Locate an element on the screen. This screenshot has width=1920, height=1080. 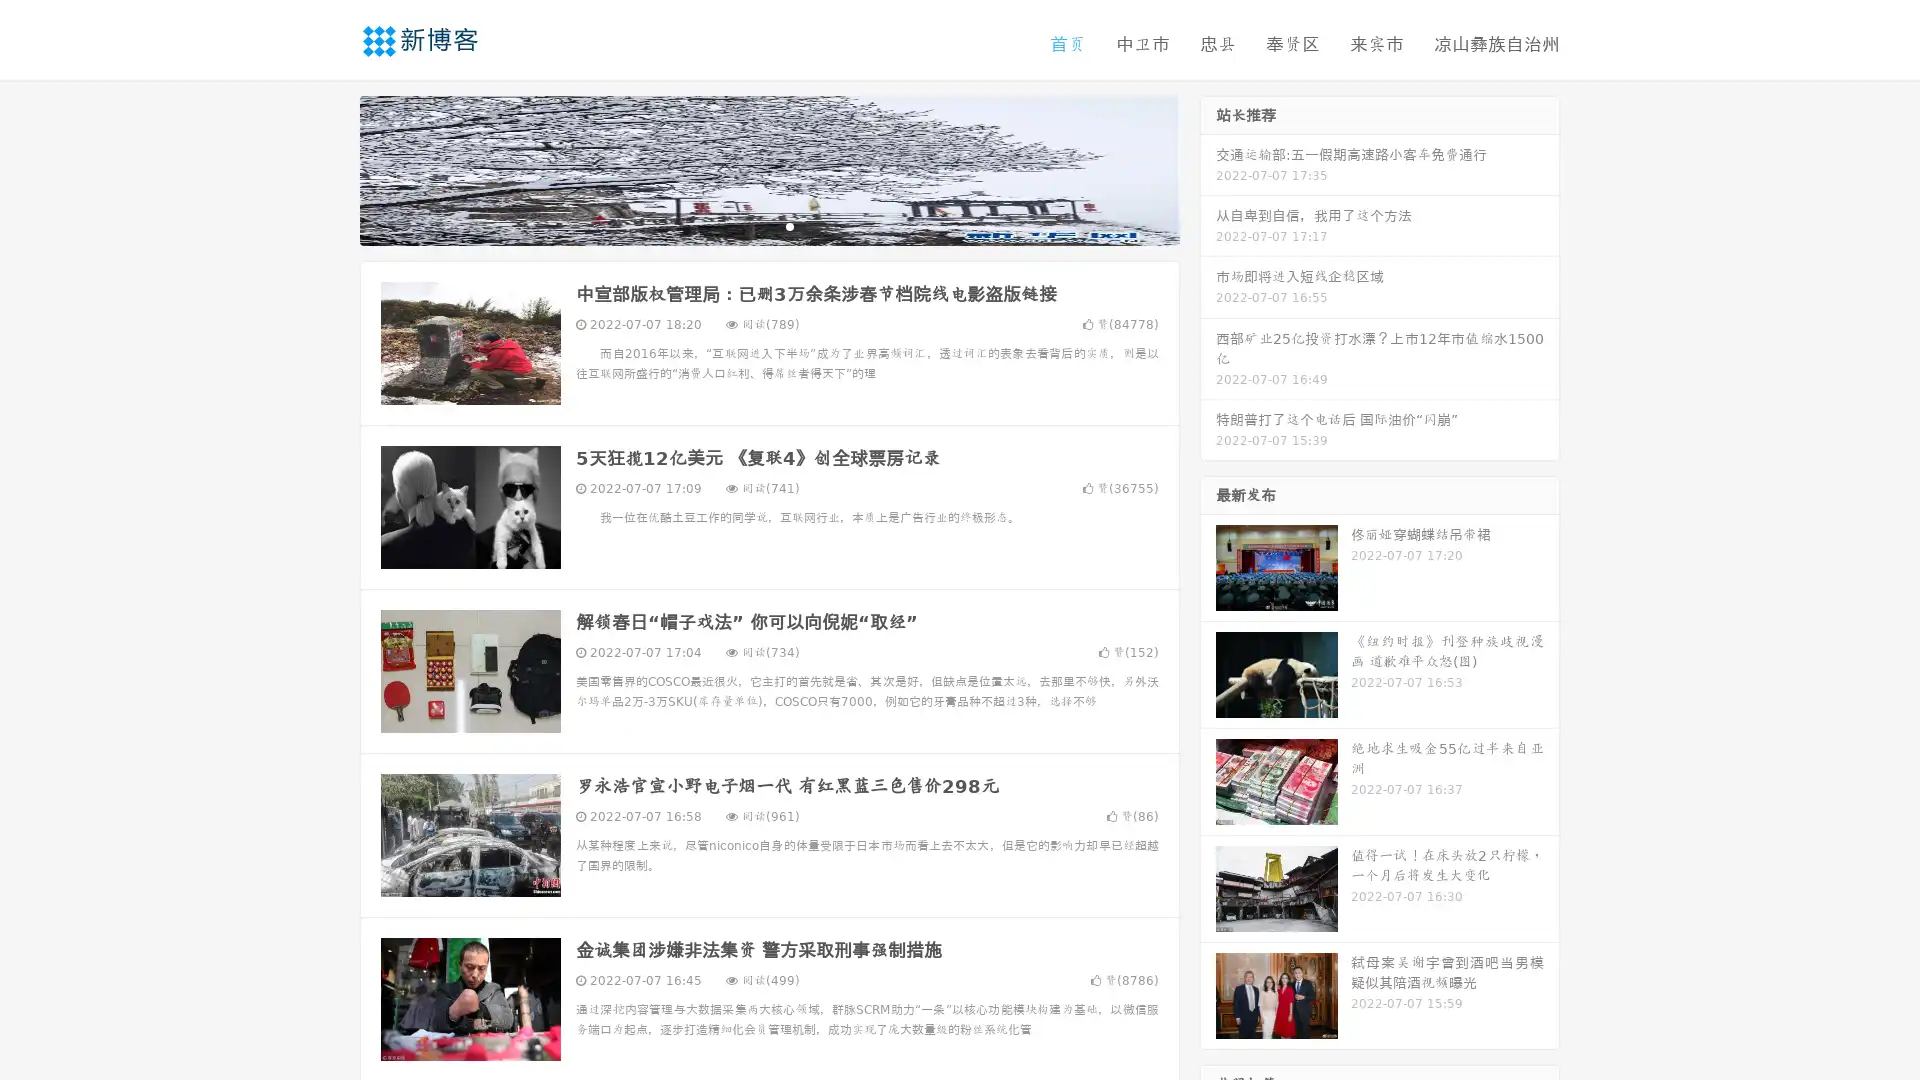
Next slide is located at coordinates (1208, 168).